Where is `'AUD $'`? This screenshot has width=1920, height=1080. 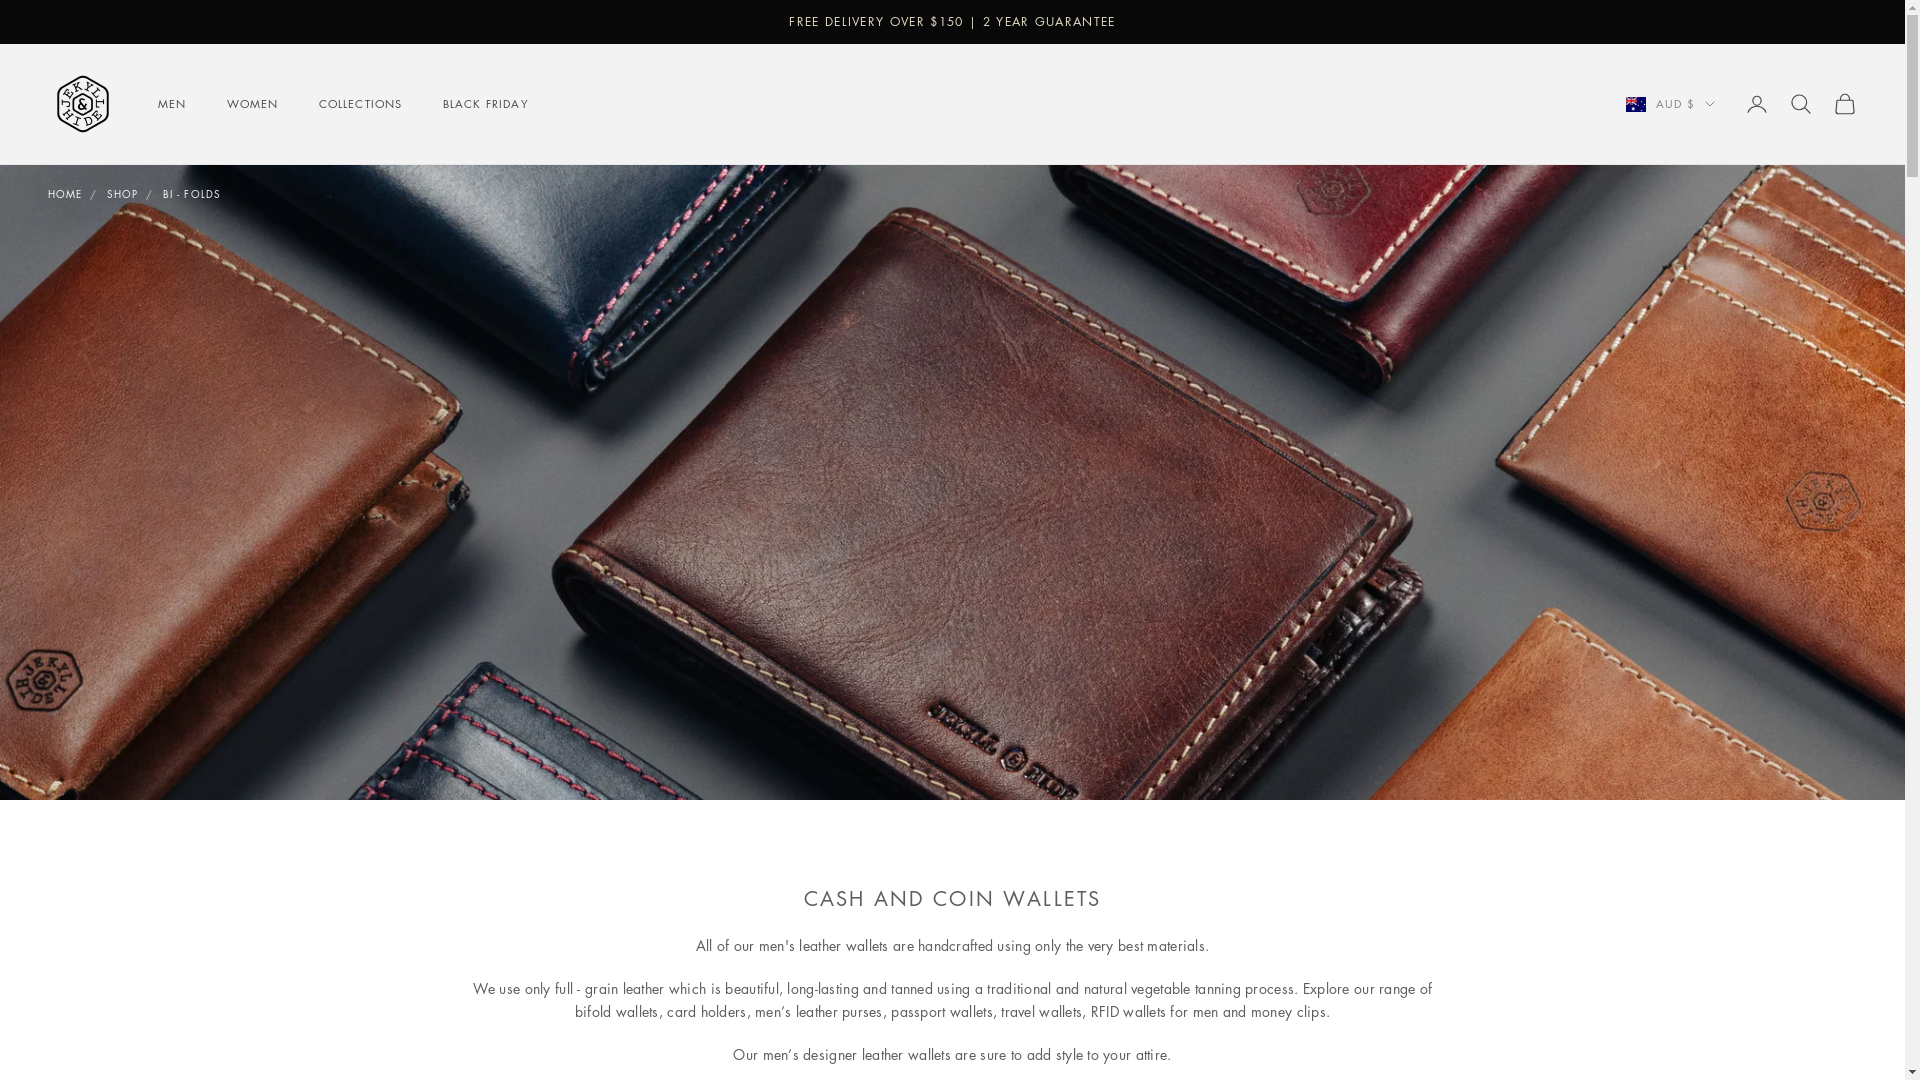 'AUD $' is located at coordinates (1670, 104).